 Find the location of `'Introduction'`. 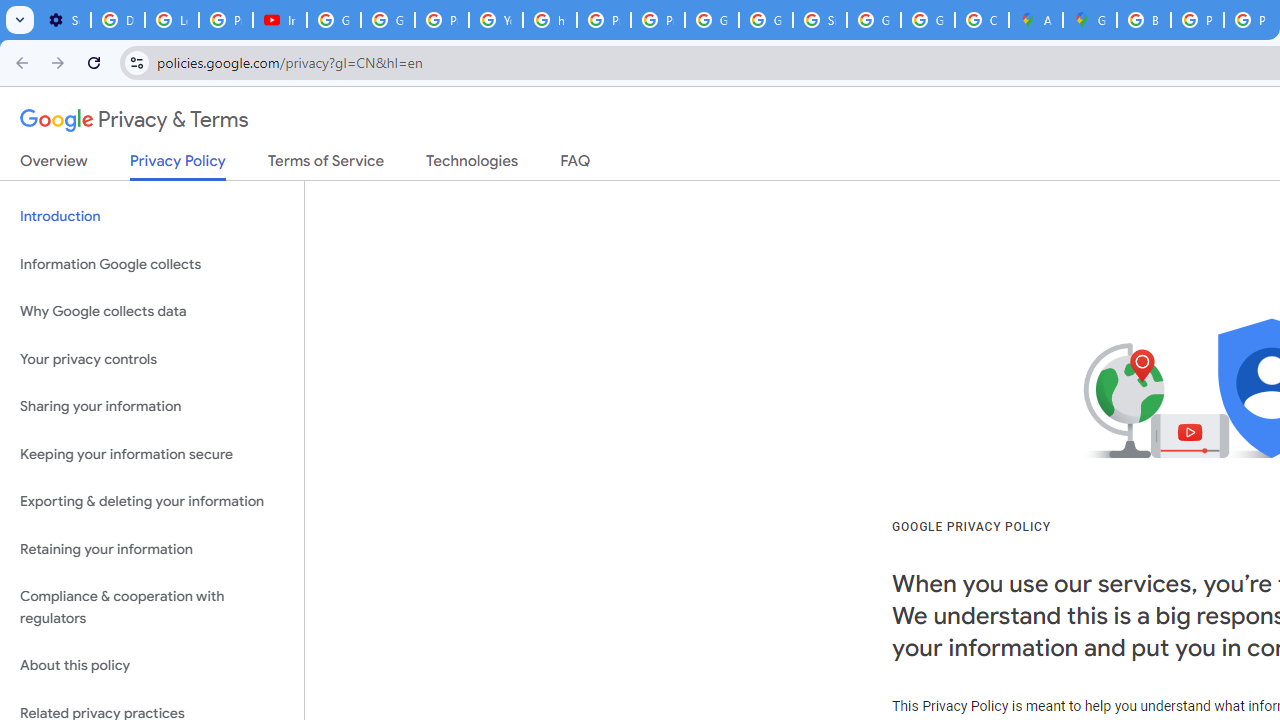

'Introduction' is located at coordinates (151, 217).